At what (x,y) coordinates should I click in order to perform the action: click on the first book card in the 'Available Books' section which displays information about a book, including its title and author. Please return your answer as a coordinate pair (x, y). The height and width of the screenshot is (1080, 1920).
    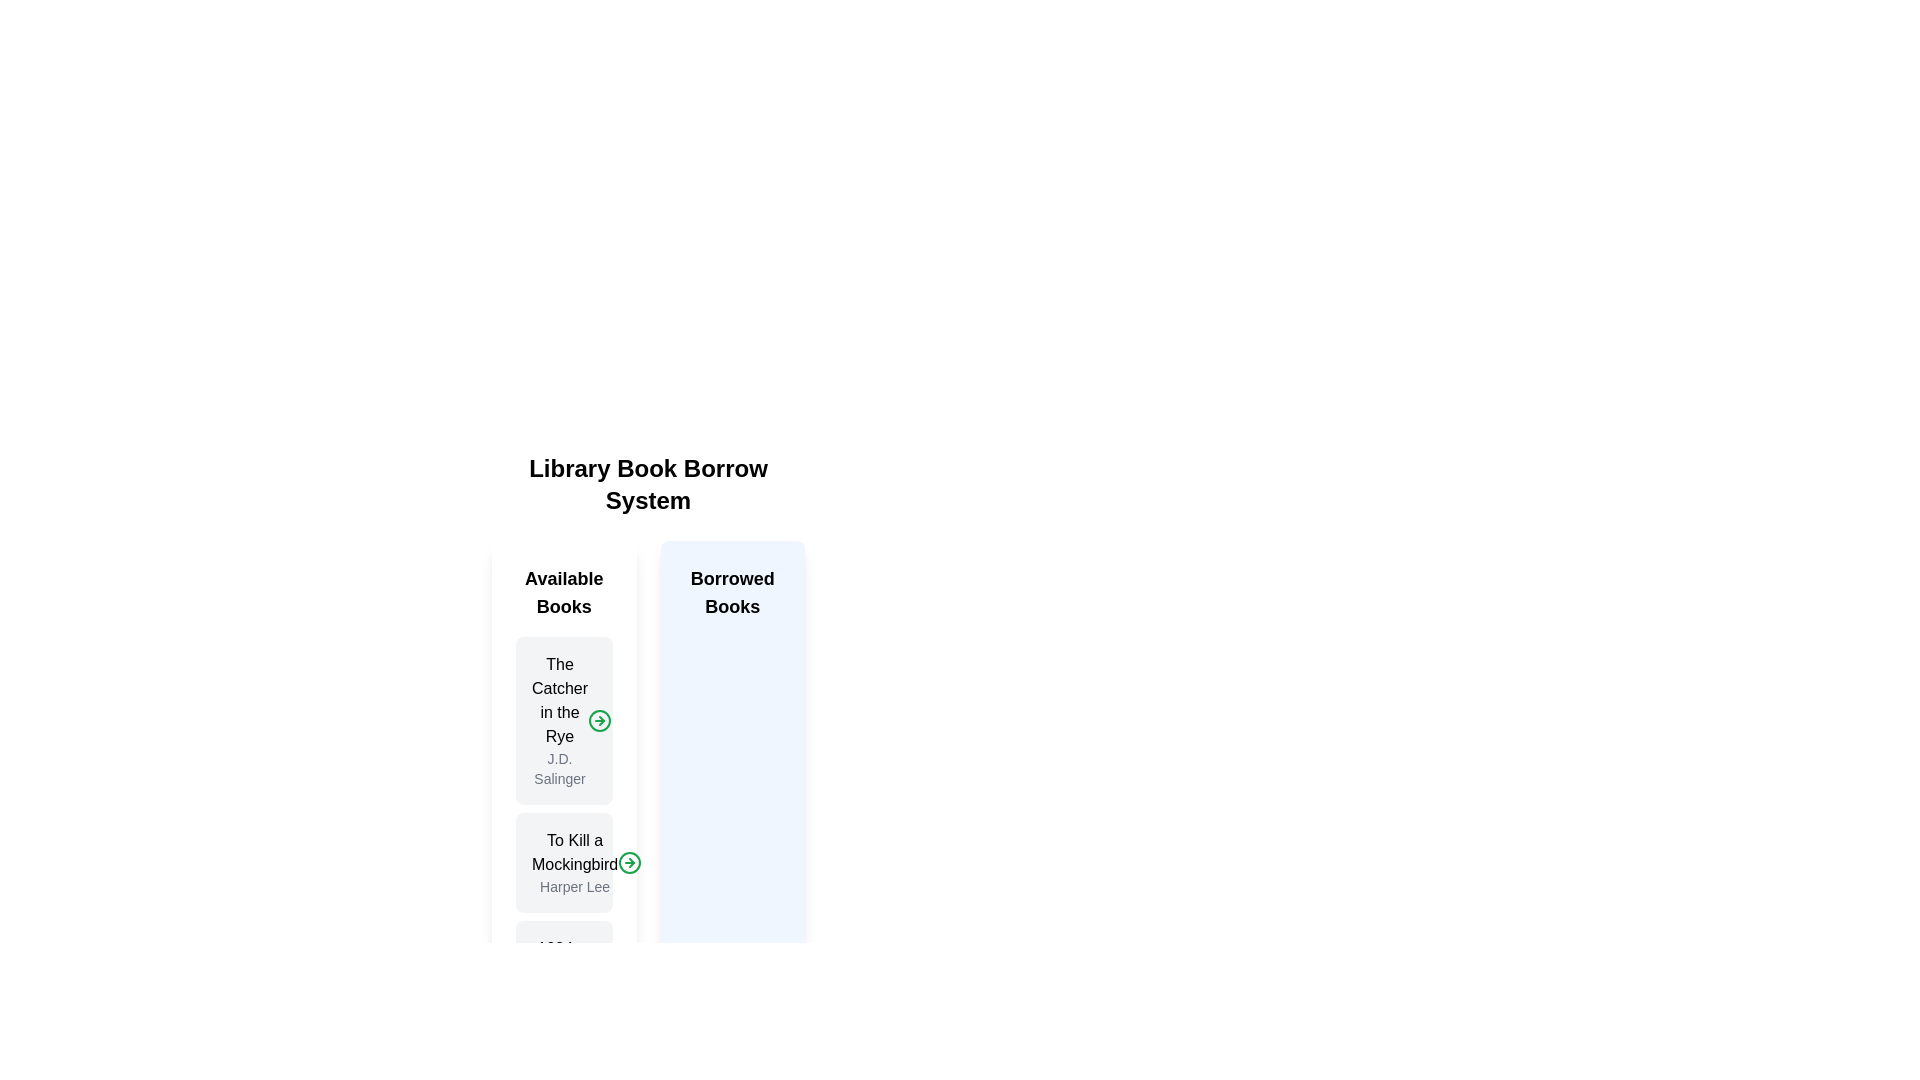
    Looking at the image, I should click on (563, 793).